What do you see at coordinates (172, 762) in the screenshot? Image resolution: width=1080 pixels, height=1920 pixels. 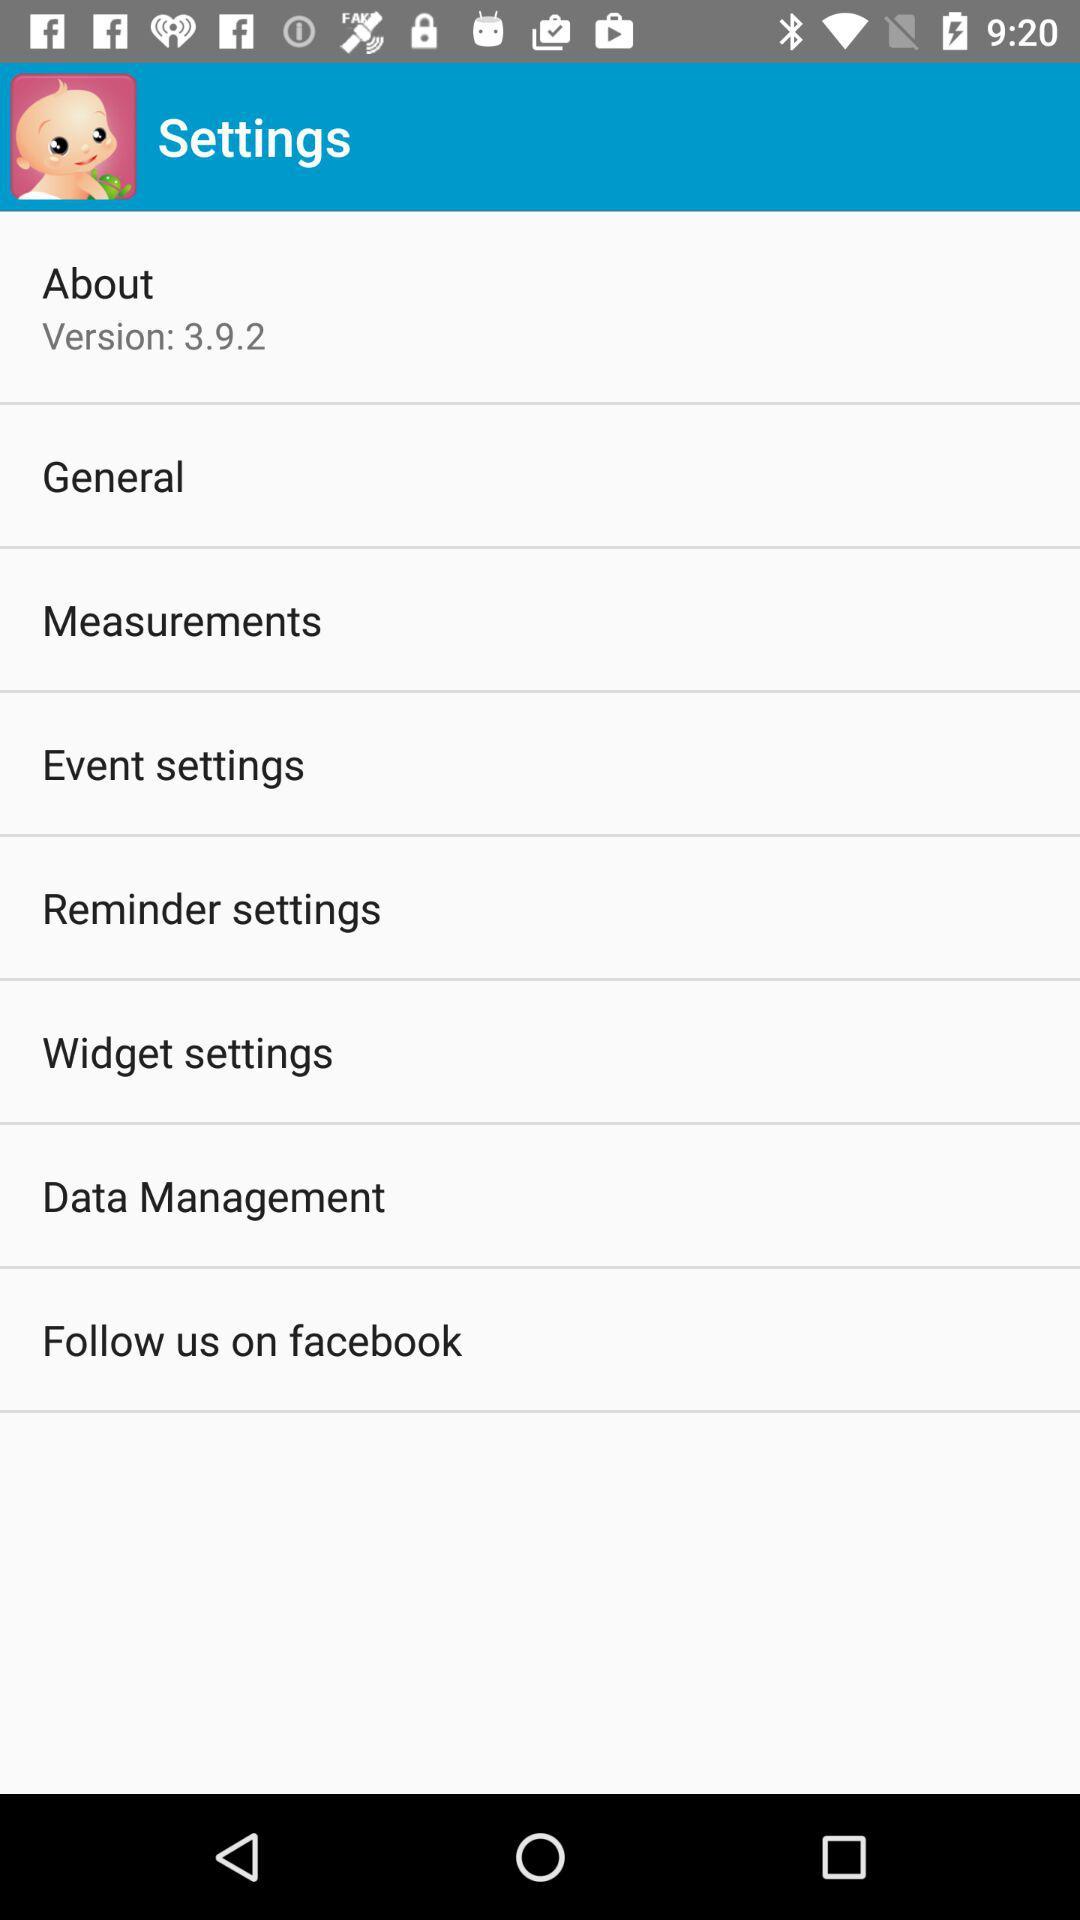 I see `item below measurements icon` at bounding box center [172, 762].